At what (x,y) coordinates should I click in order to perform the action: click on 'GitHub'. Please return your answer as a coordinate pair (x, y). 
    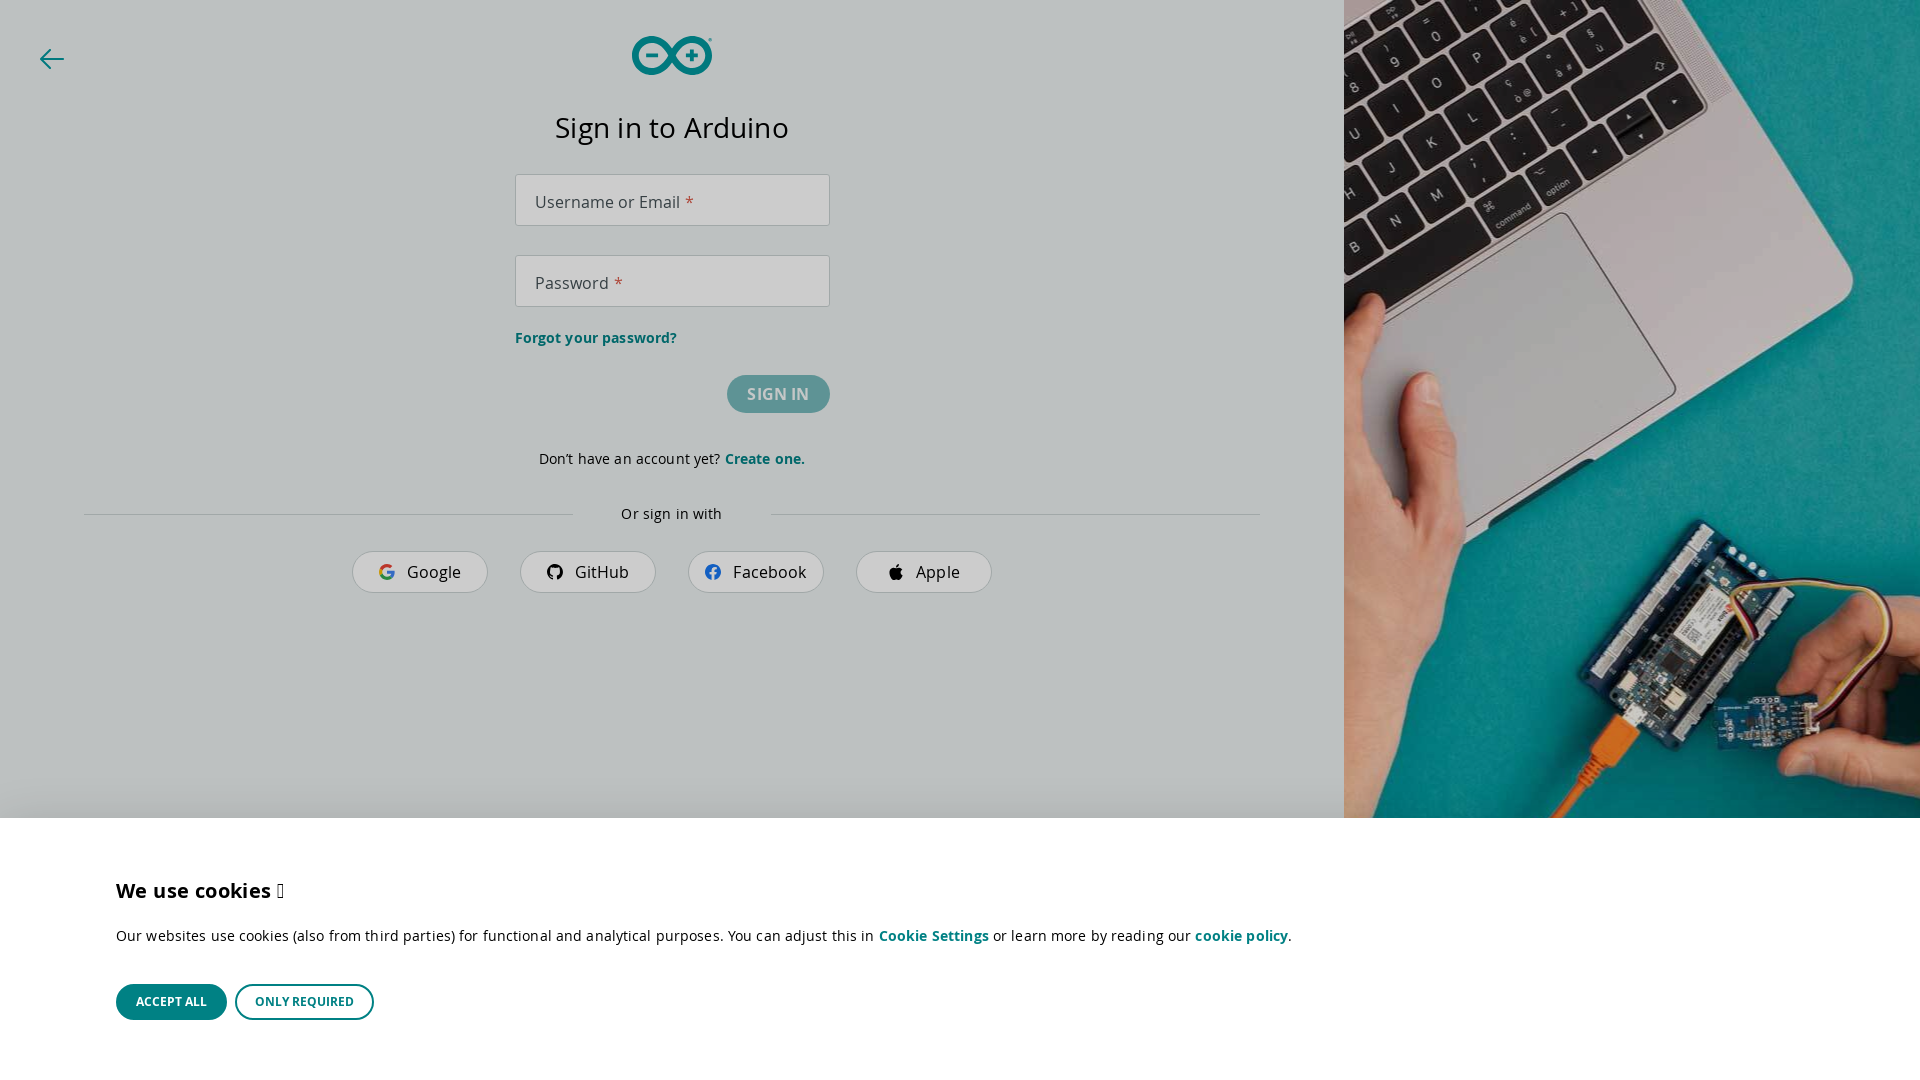
    Looking at the image, I should click on (587, 571).